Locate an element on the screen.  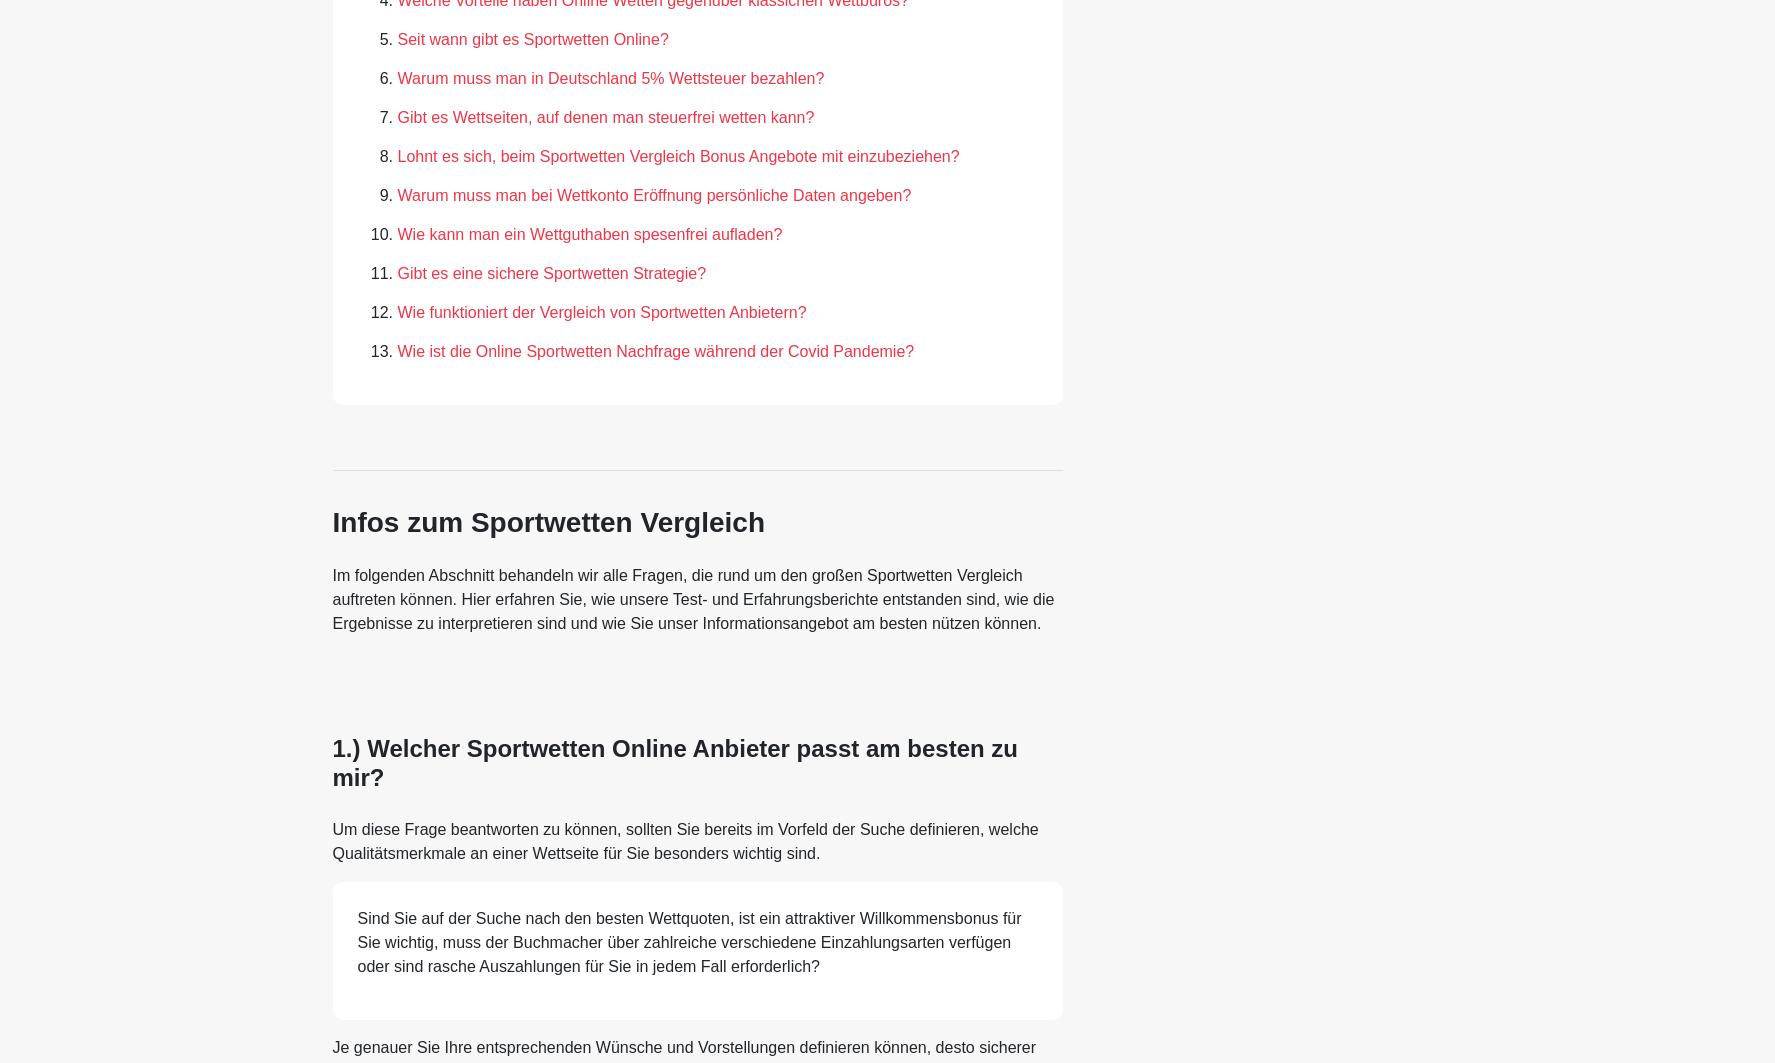
'Wie funktioniert der Vergleich von Sportwetten Anbietern?' is located at coordinates (396, 311).